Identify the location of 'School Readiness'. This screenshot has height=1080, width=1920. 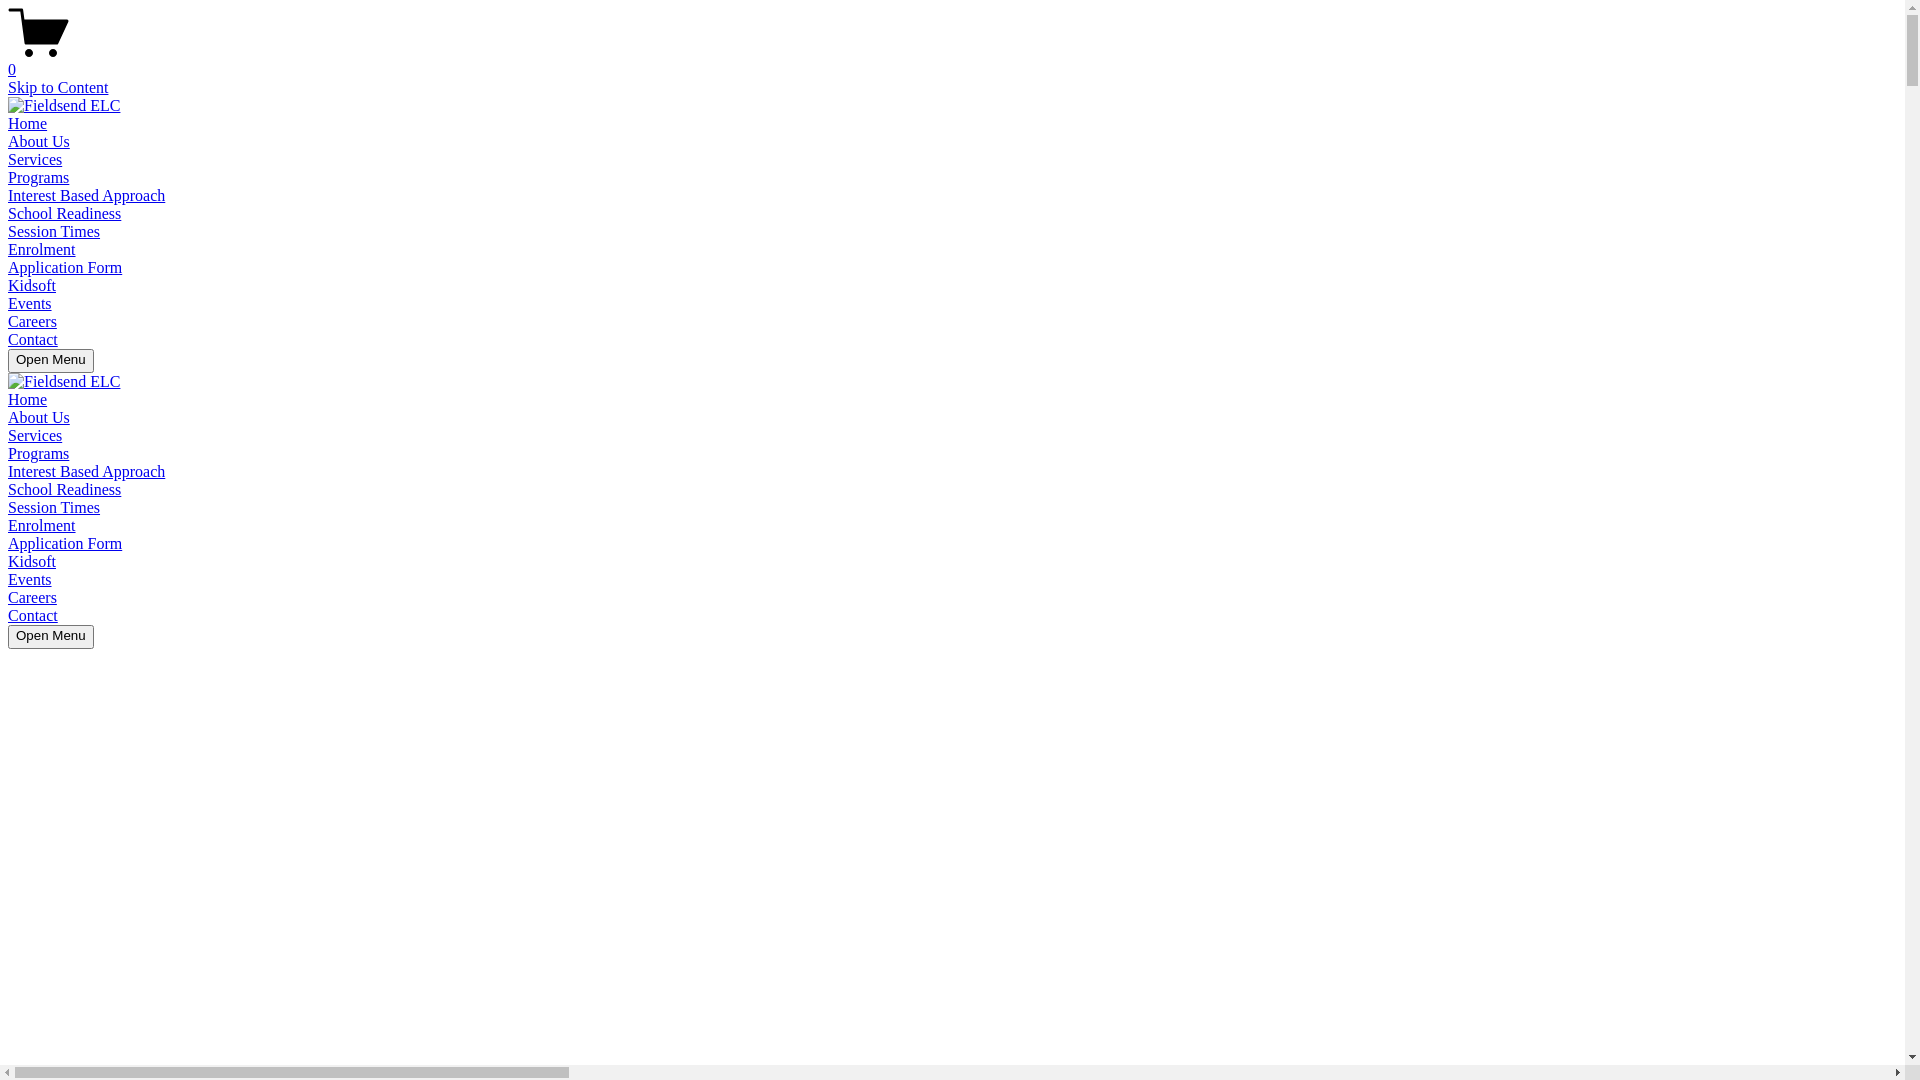
(64, 489).